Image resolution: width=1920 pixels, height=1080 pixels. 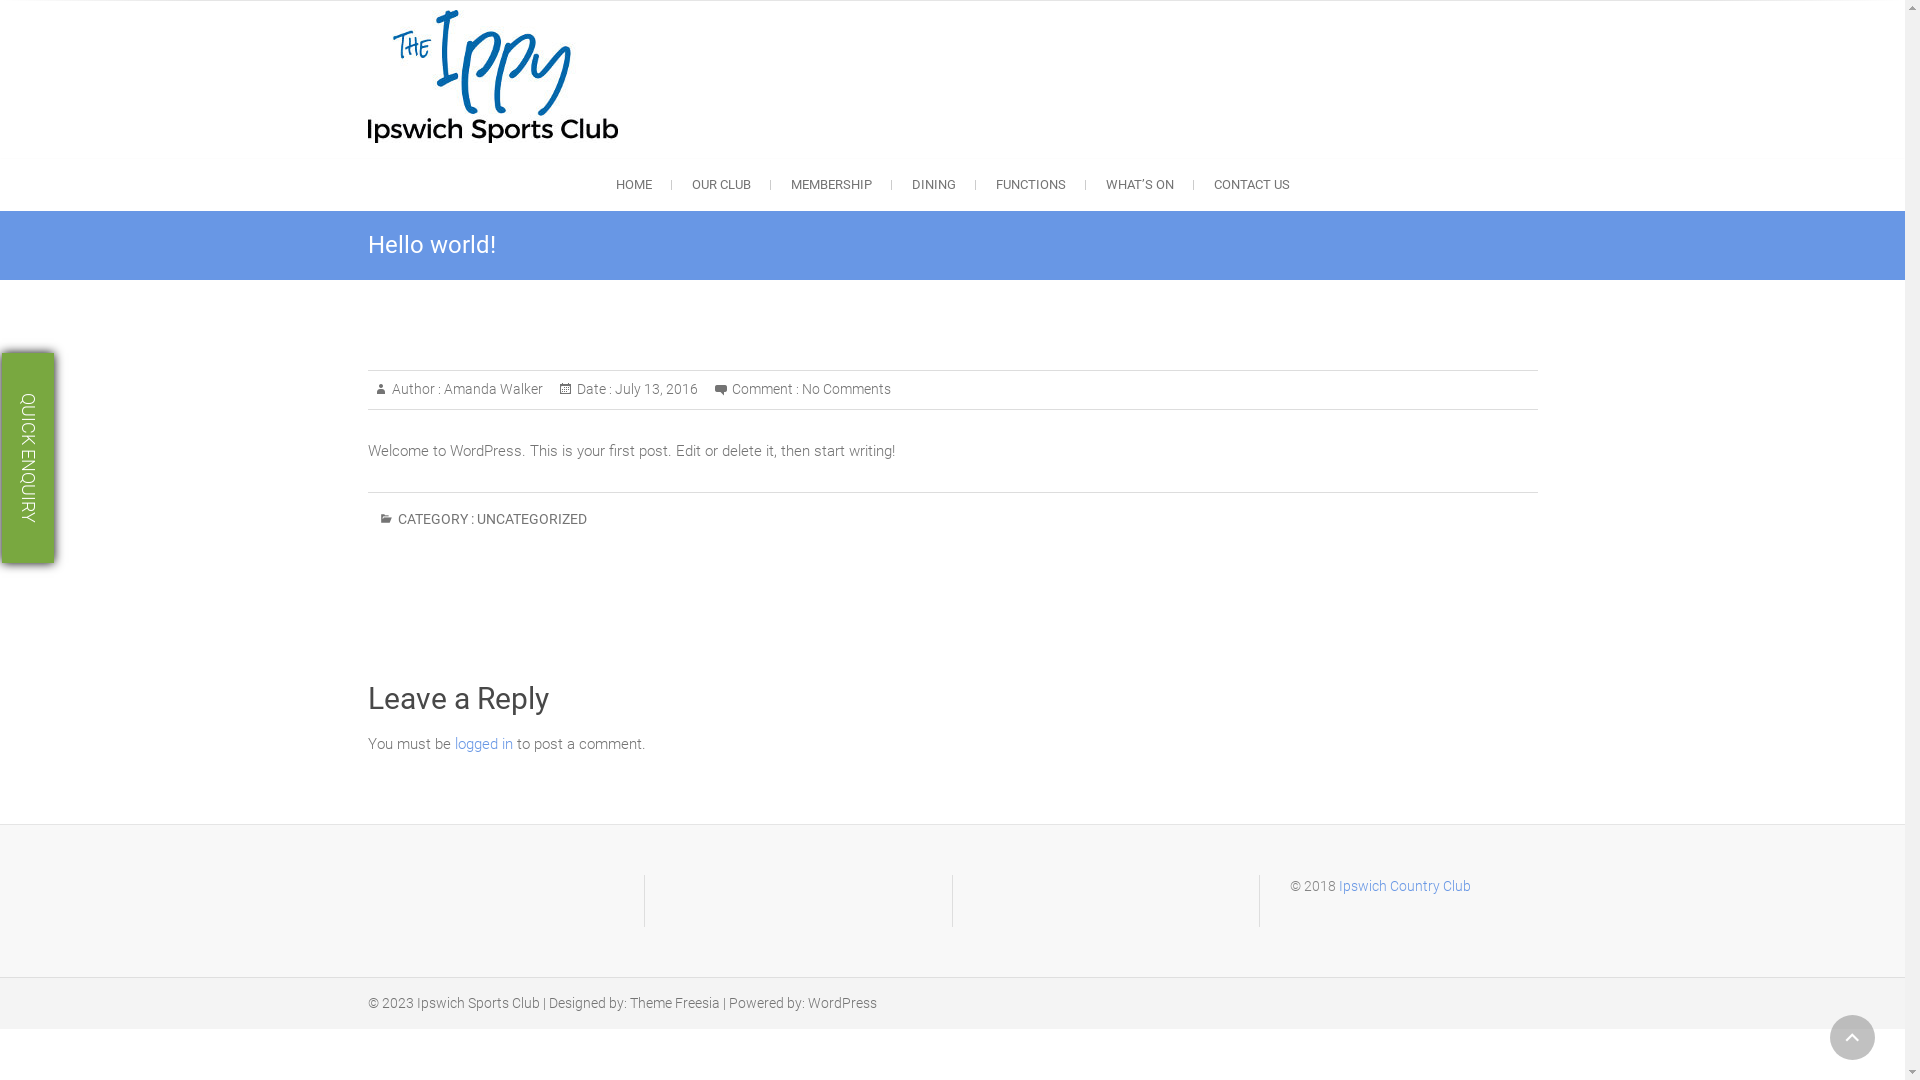 What do you see at coordinates (675, 1002) in the screenshot?
I see `'Theme Freesia'` at bounding box center [675, 1002].